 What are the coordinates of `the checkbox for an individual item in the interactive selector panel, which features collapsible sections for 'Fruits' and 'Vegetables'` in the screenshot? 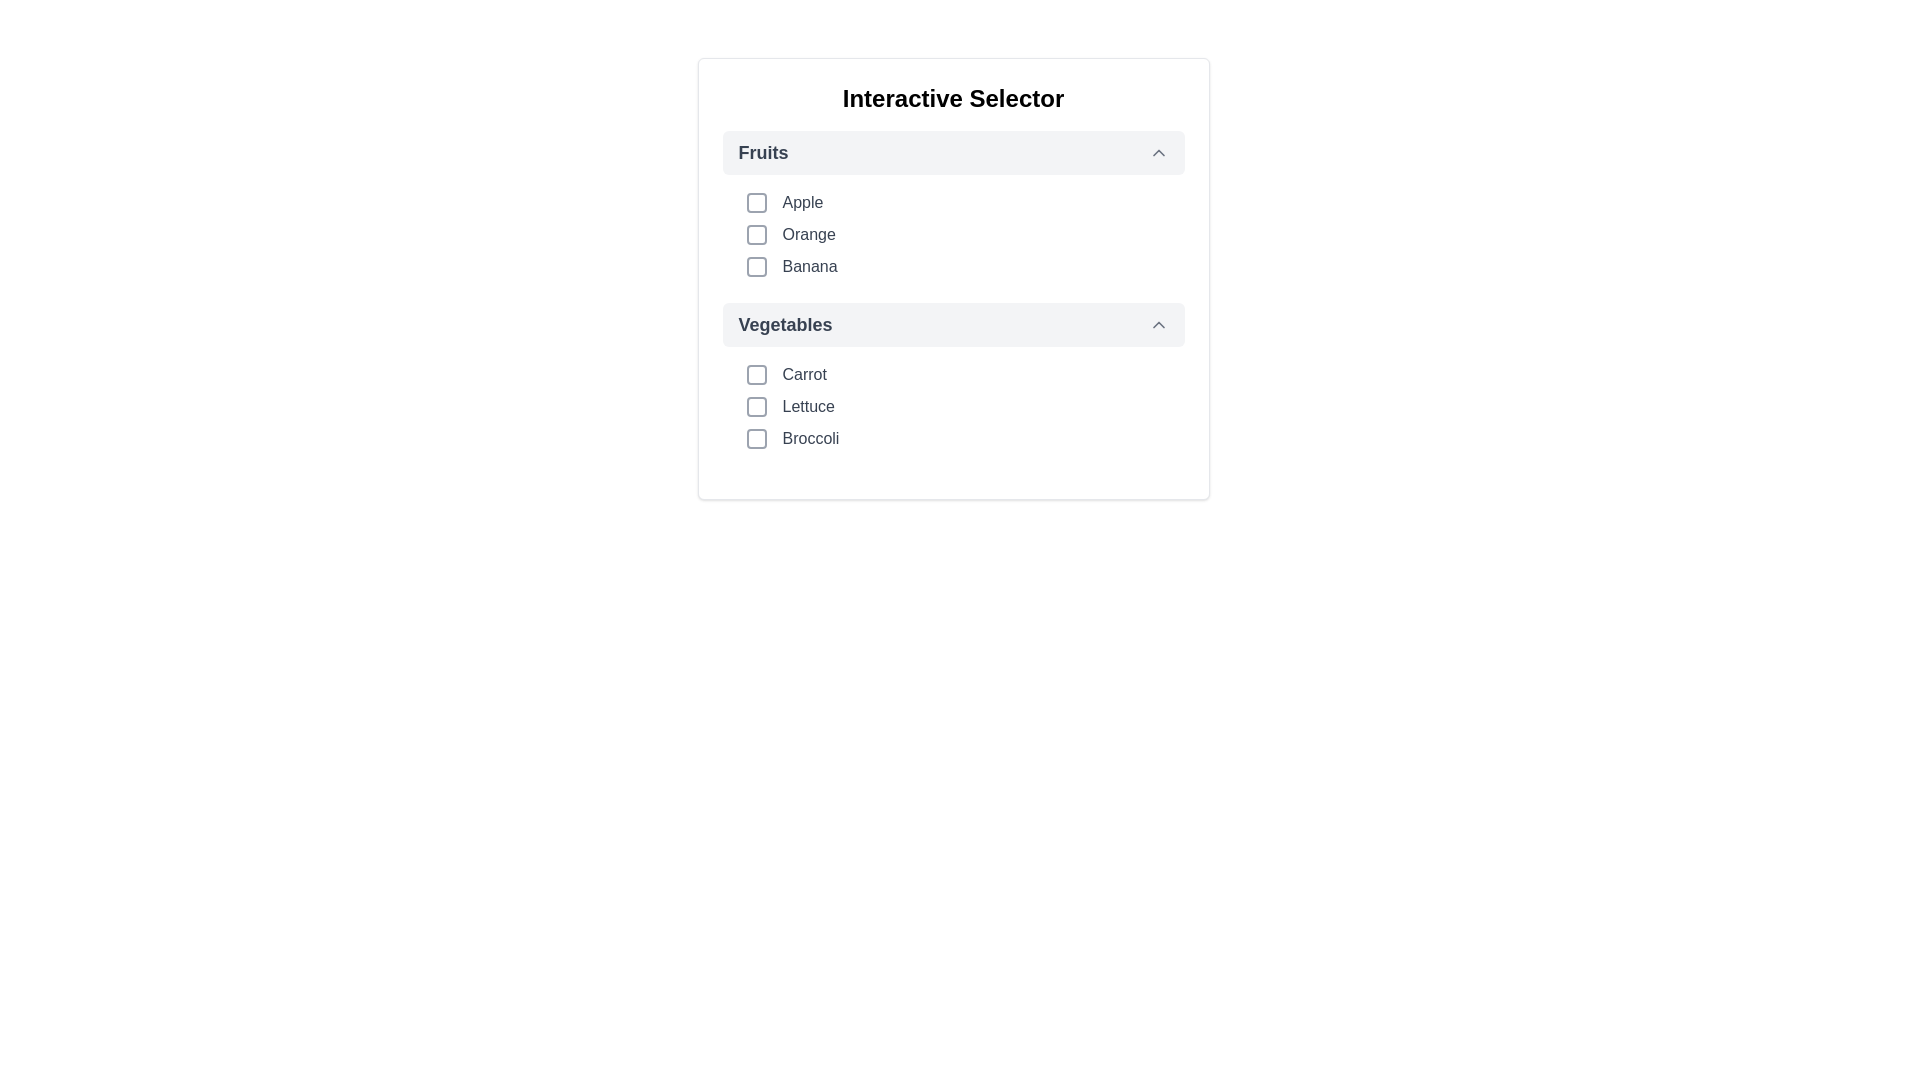 It's located at (952, 278).